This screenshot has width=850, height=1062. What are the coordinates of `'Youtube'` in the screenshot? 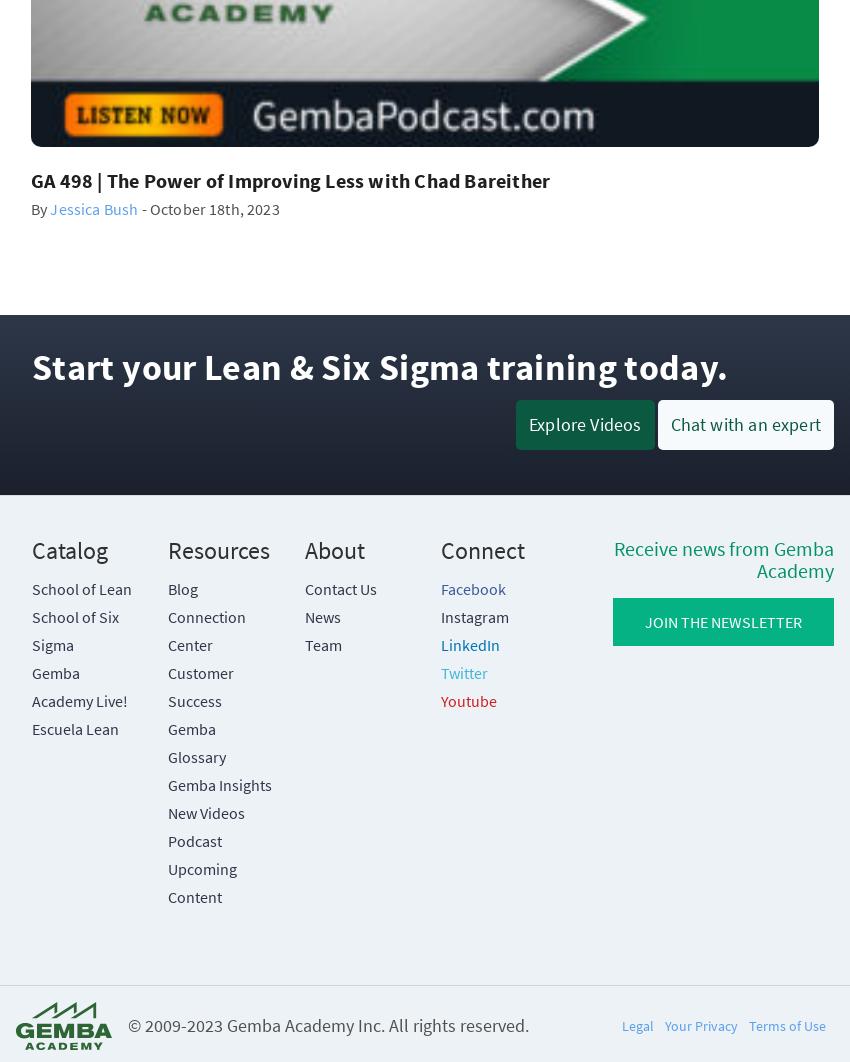 It's located at (468, 699).